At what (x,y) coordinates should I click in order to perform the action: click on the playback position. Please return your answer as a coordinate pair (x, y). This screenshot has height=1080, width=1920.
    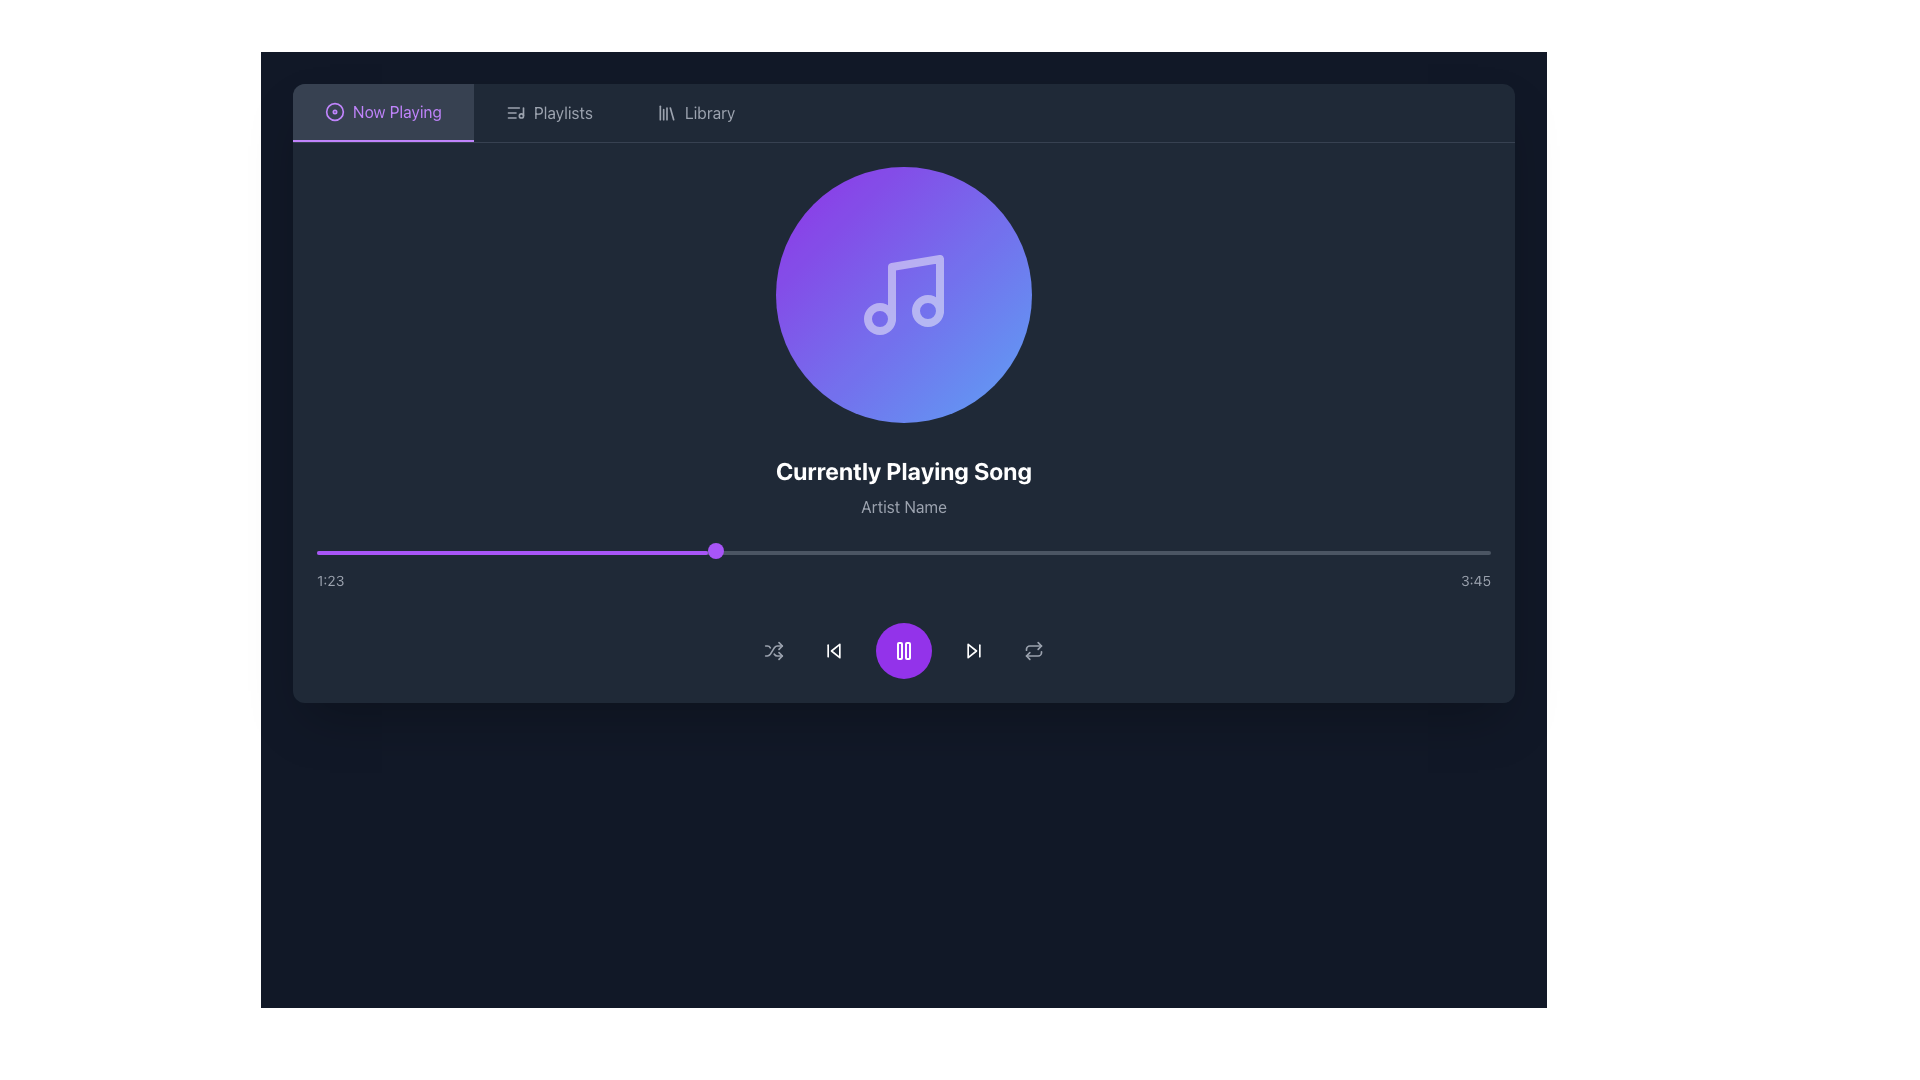
    Looking at the image, I should click on (986, 552).